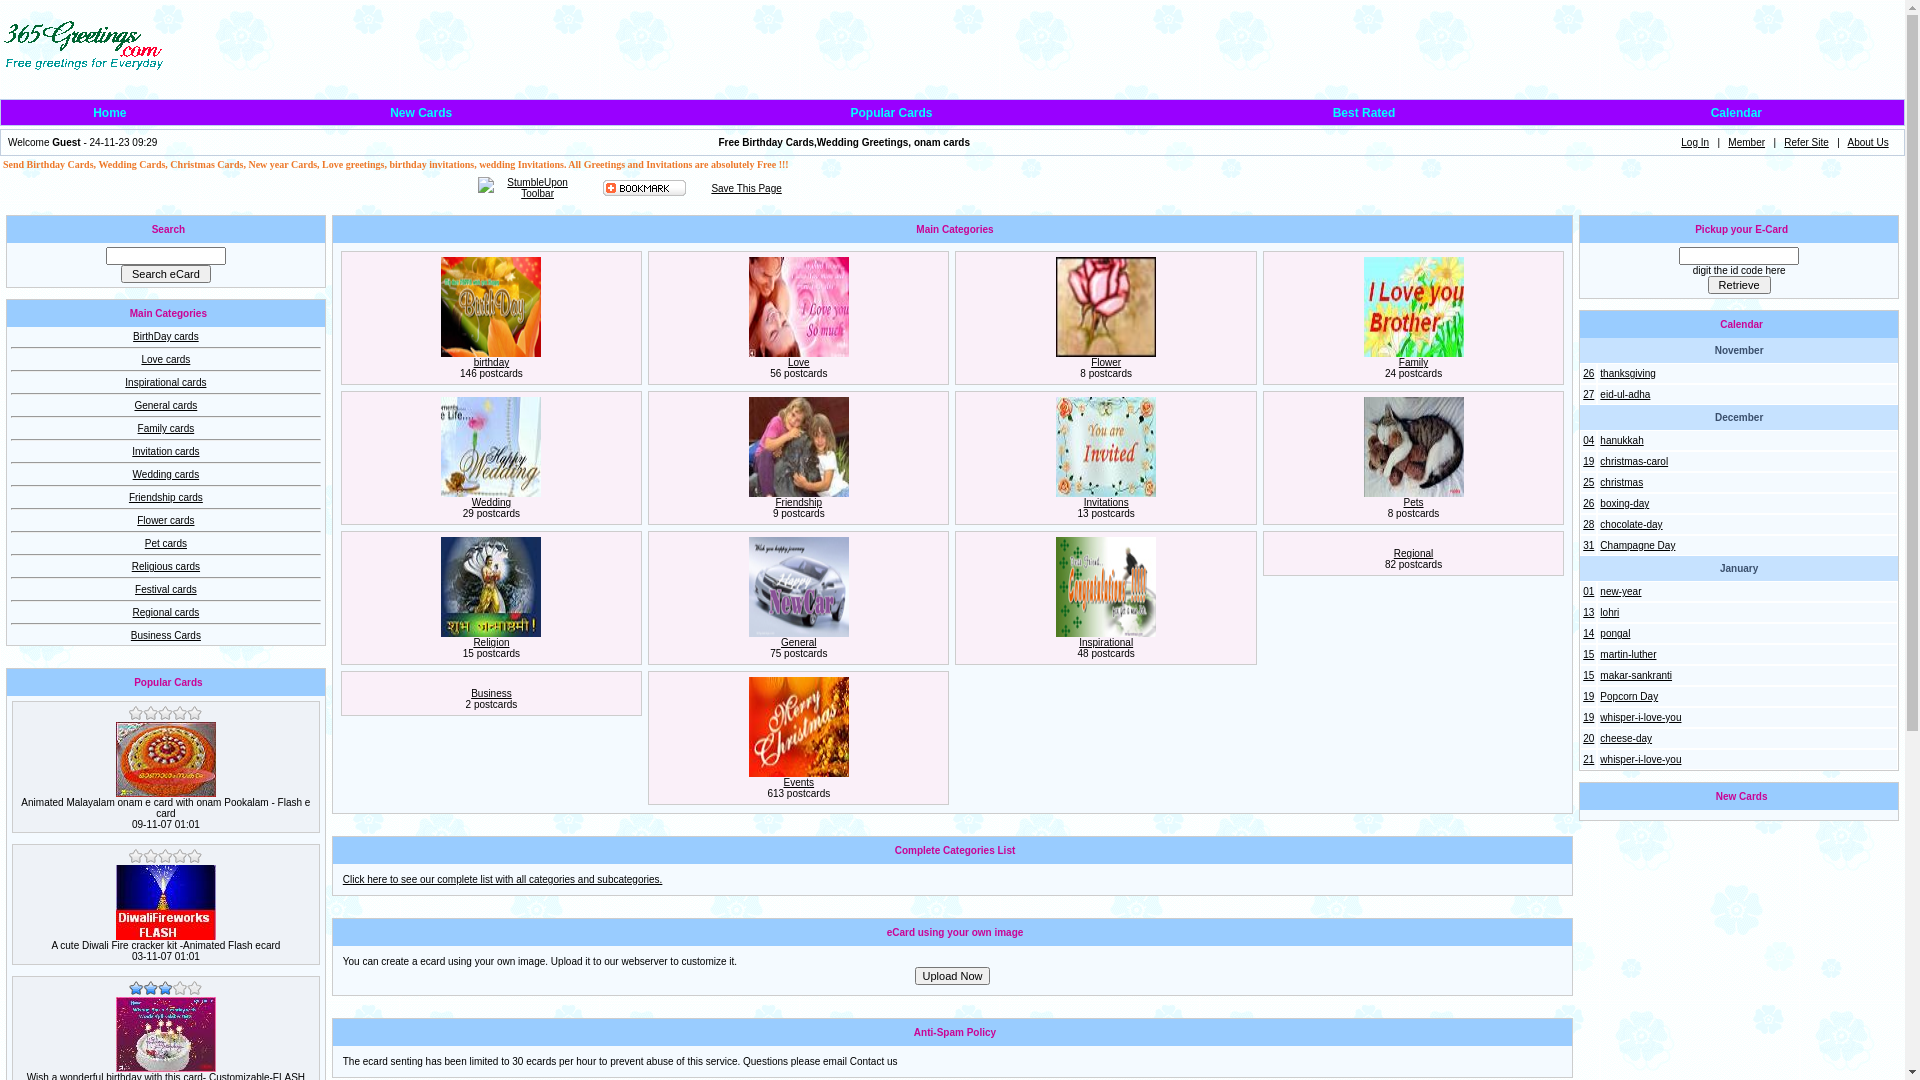  Describe the element at coordinates (952, 974) in the screenshot. I see `'Upload Now'` at that location.